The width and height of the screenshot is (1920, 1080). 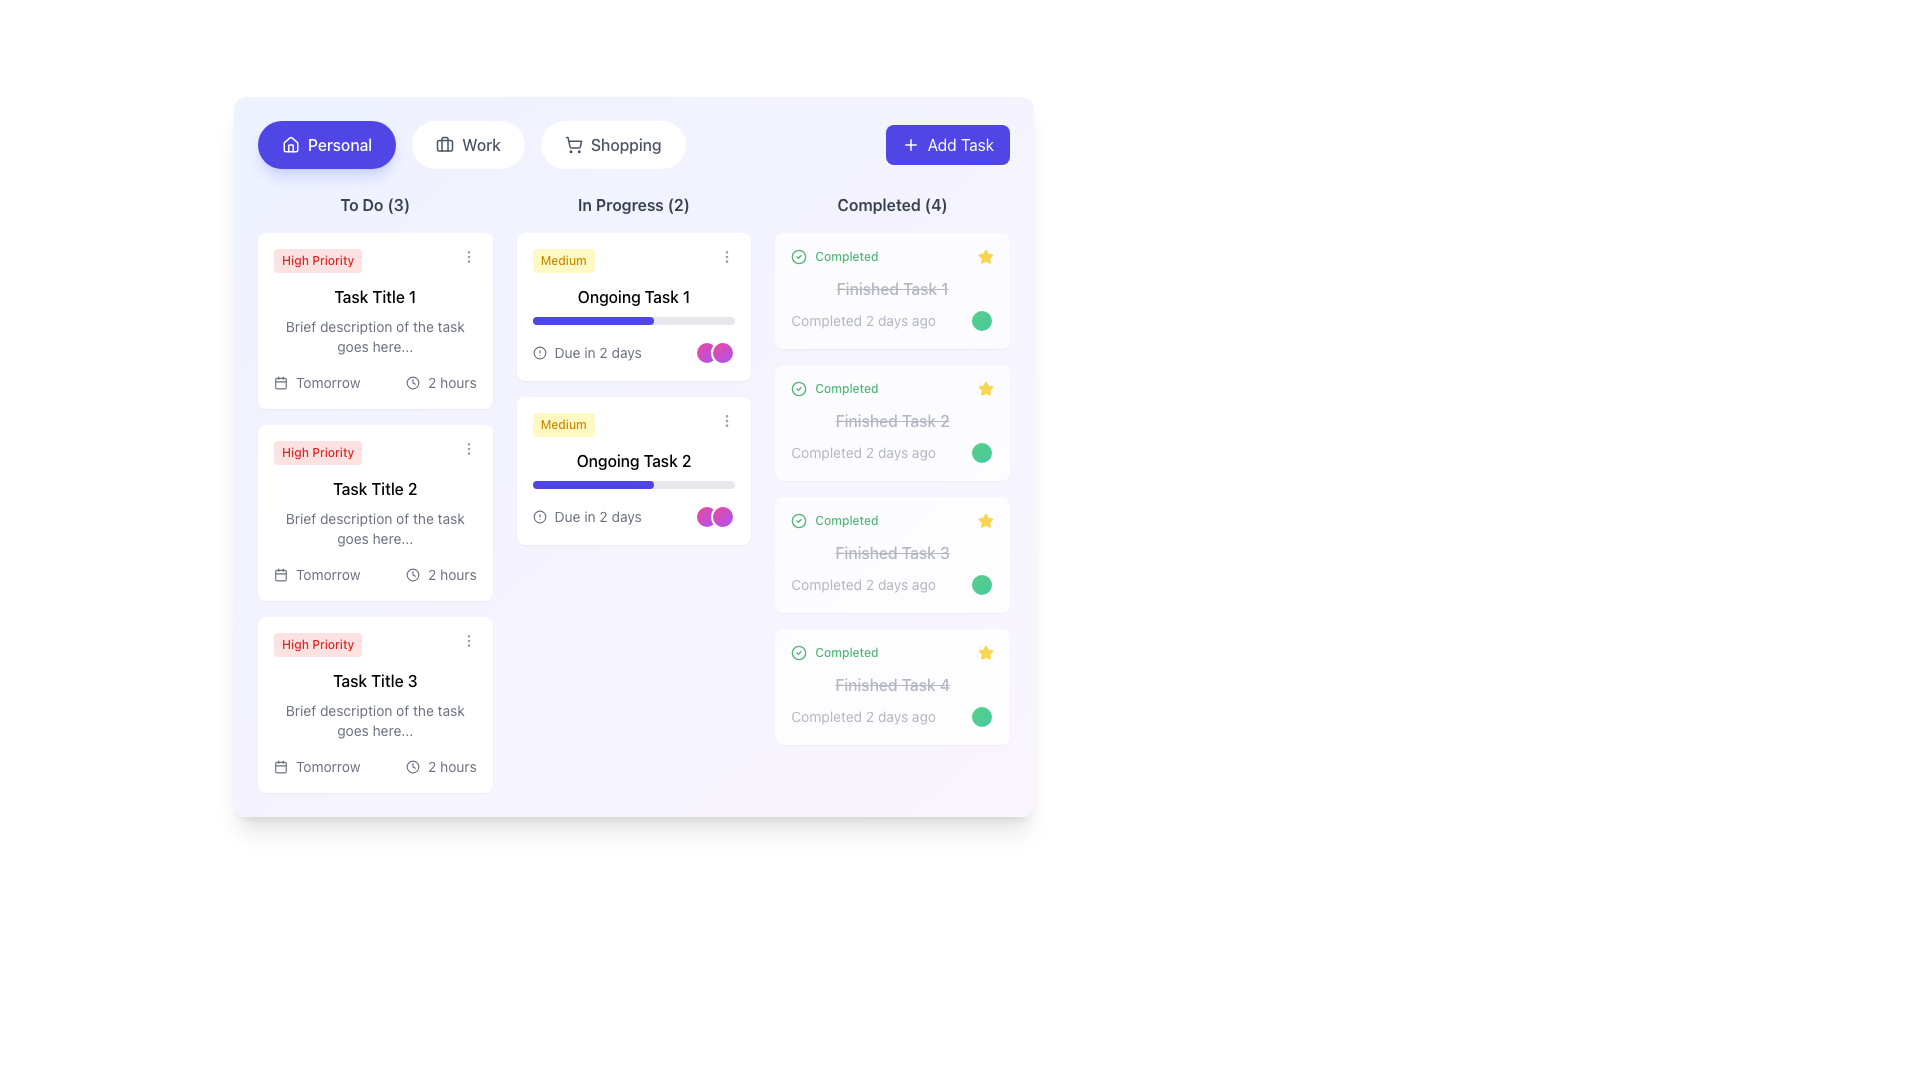 What do you see at coordinates (592, 485) in the screenshot?
I see `the progress bar located in the 'In Progress' section below the title 'Ongoing Task 2'` at bounding box center [592, 485].